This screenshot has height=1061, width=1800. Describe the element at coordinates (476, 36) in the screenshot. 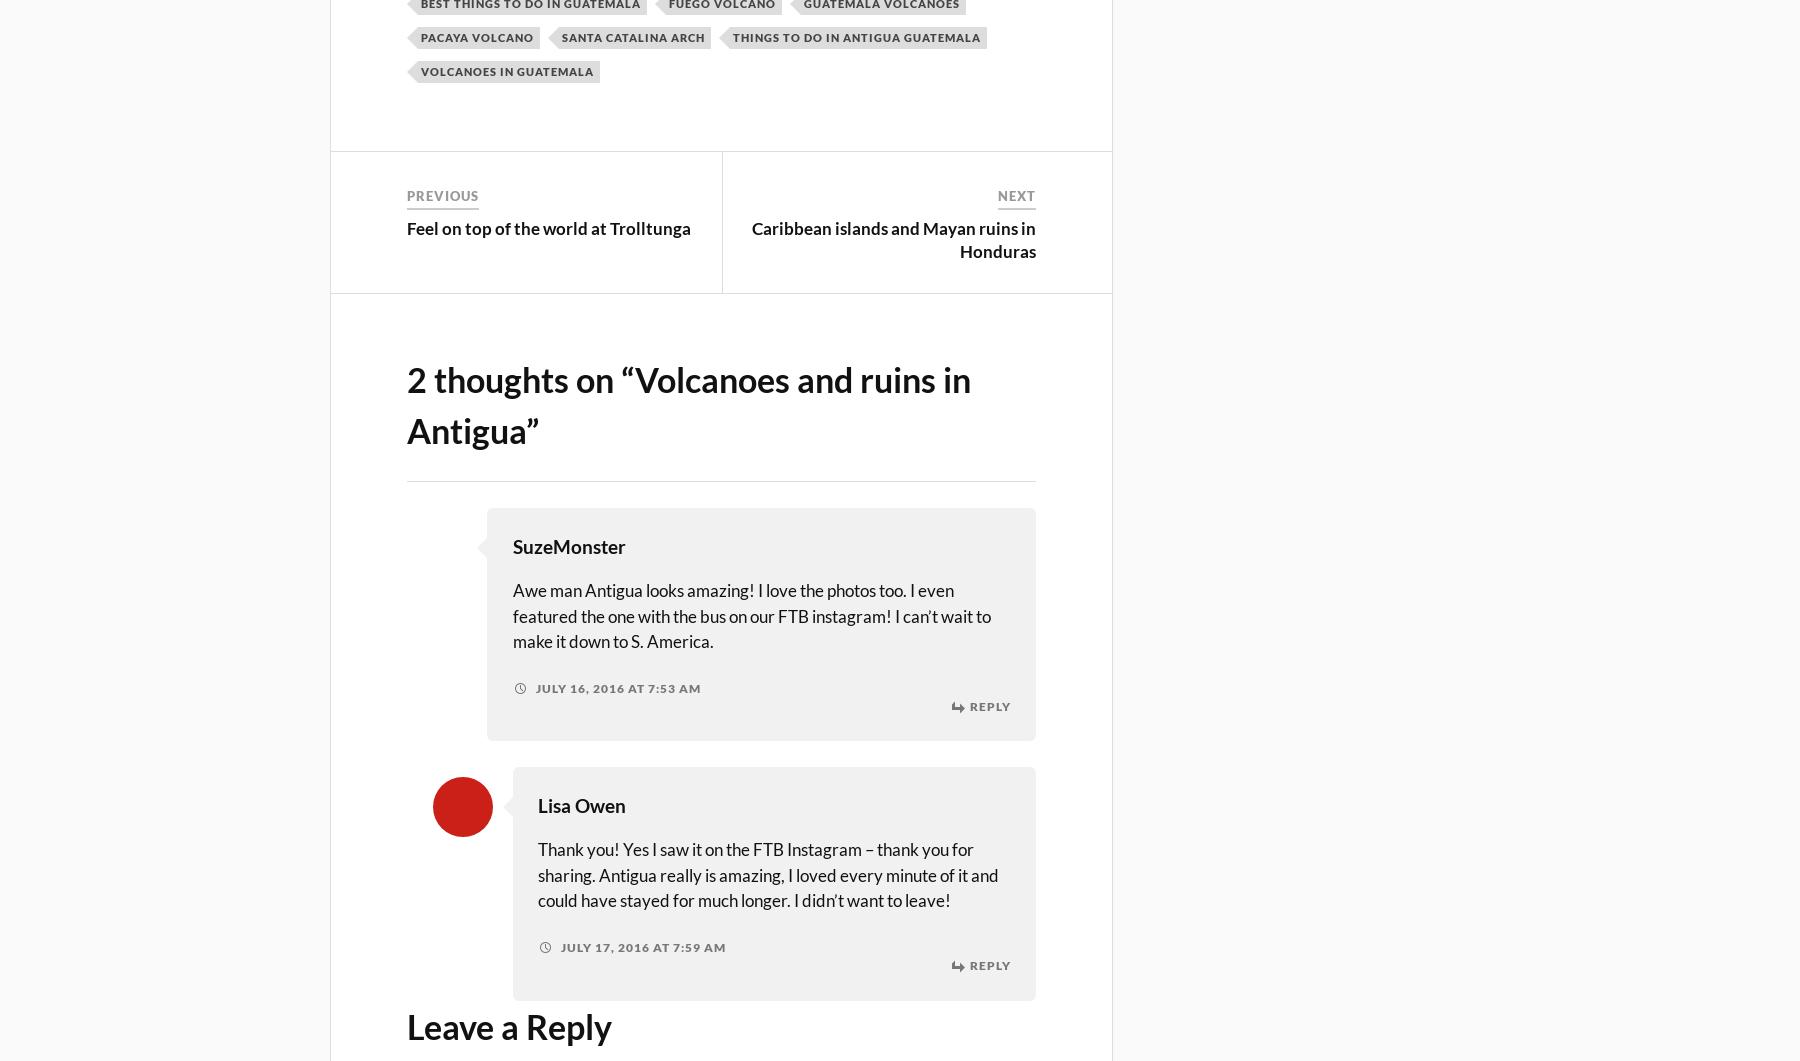

I see `'pacaya volcano'` at that location.